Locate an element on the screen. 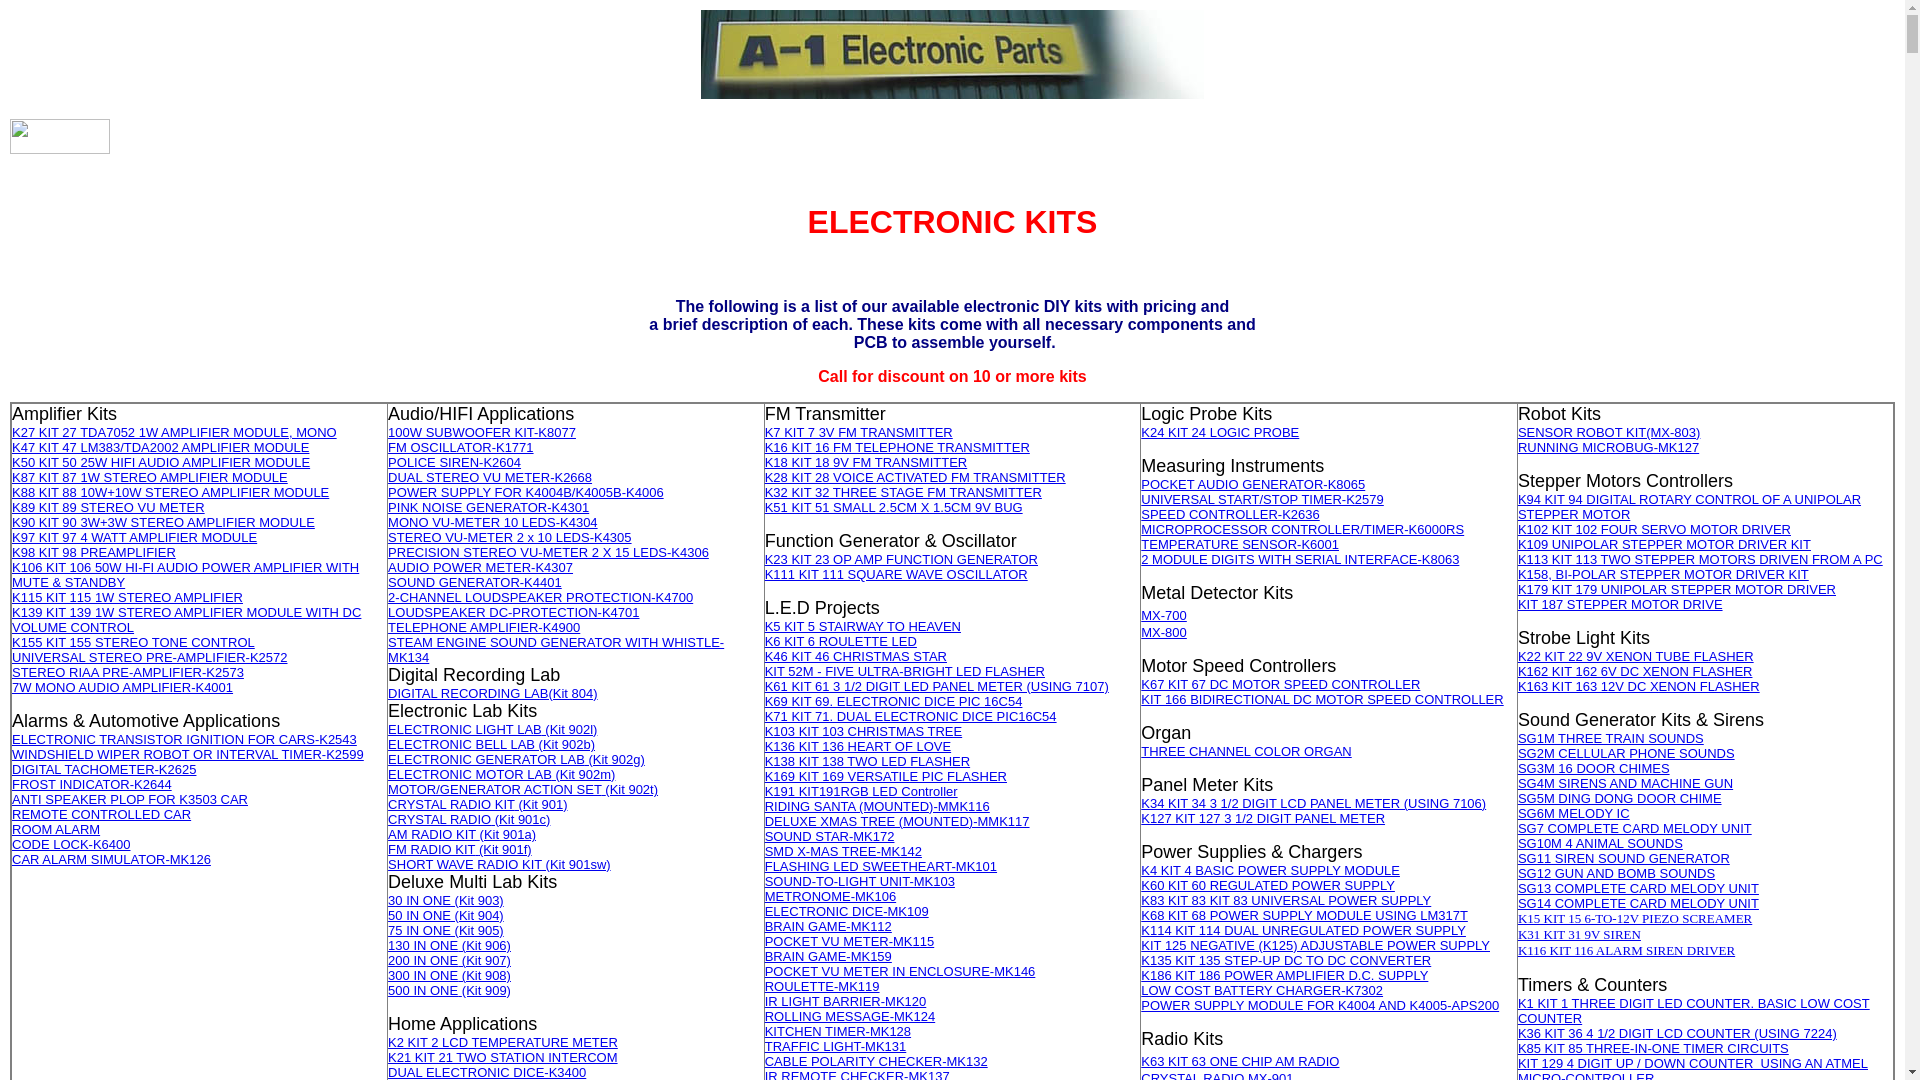  '50 IN ONE (Kit 904)' is located at coordinates (445, 915).